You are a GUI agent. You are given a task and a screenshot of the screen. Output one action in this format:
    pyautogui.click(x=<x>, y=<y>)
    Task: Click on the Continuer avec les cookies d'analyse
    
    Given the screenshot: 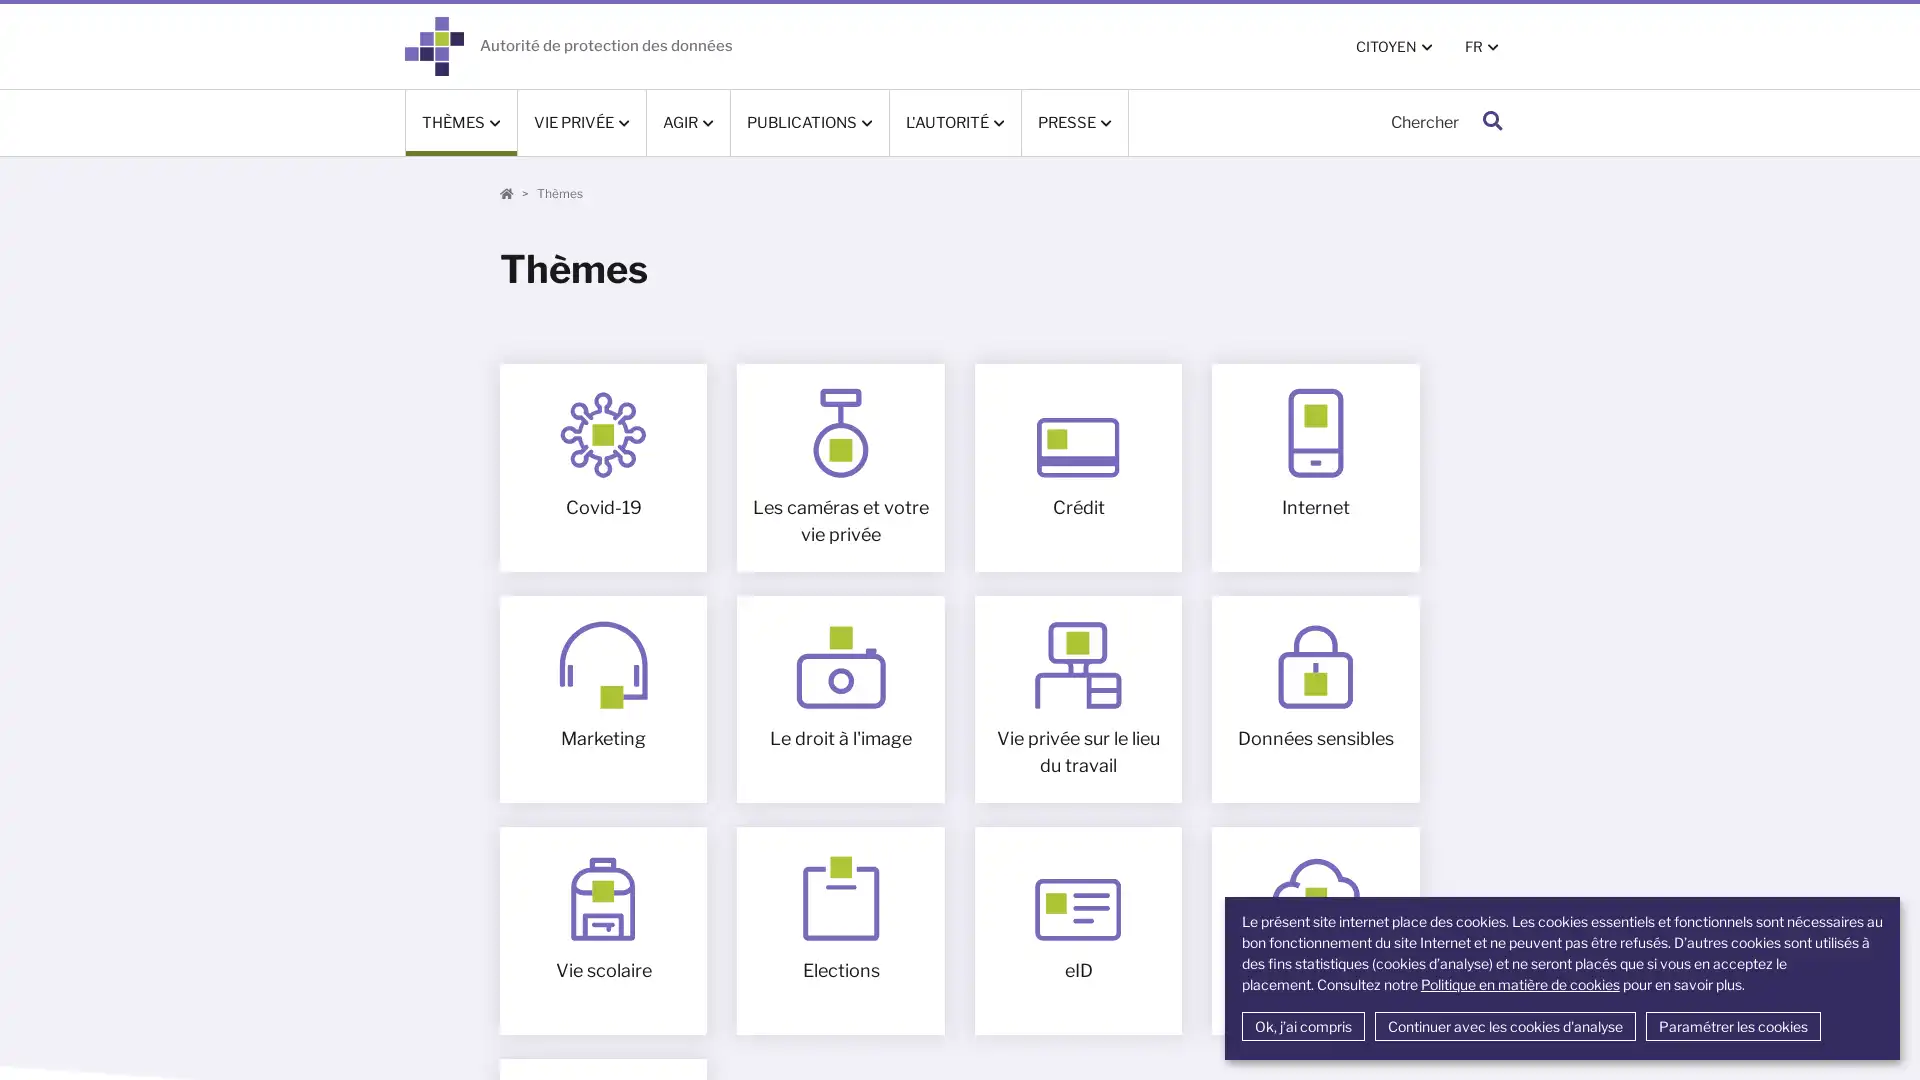 What is the action you would take?
    pyautogui.click(x=1504, y=1026)
    